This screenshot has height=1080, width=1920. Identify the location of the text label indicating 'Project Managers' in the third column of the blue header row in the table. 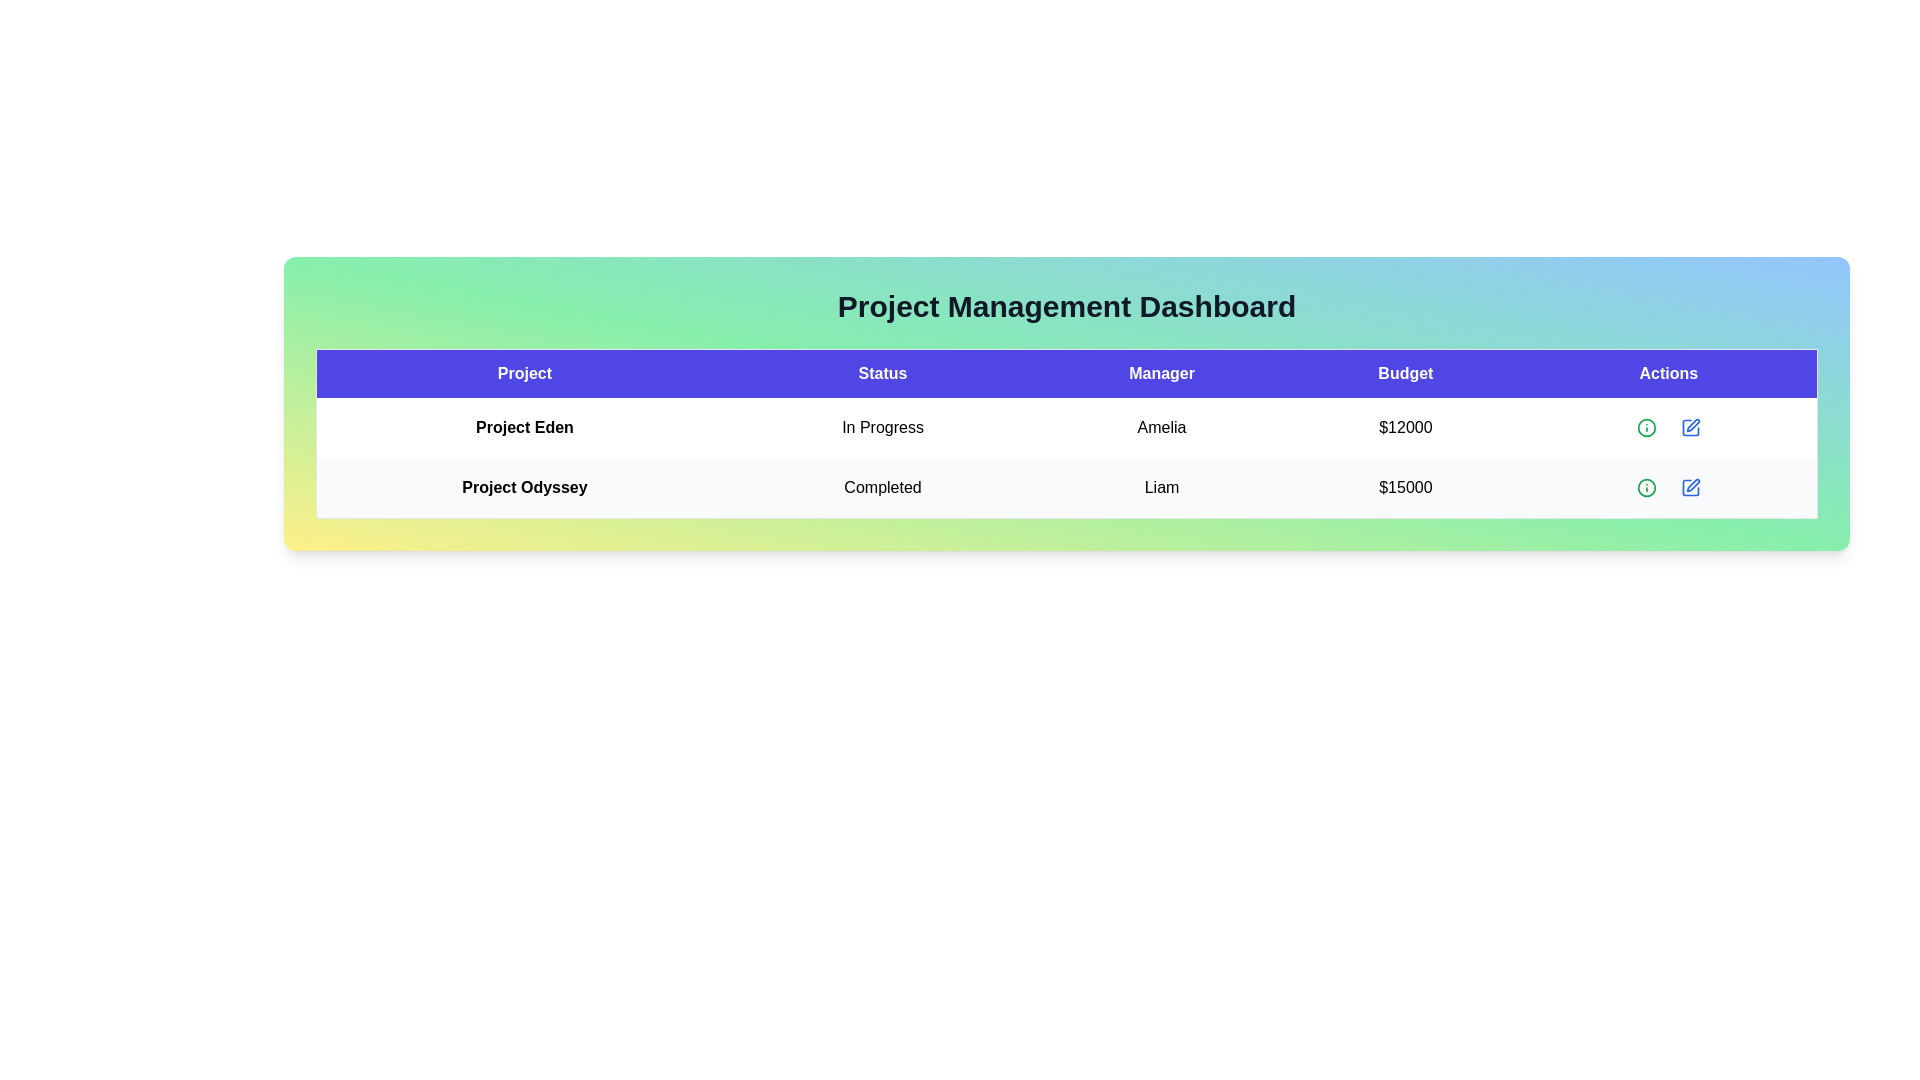
(1161, 373).